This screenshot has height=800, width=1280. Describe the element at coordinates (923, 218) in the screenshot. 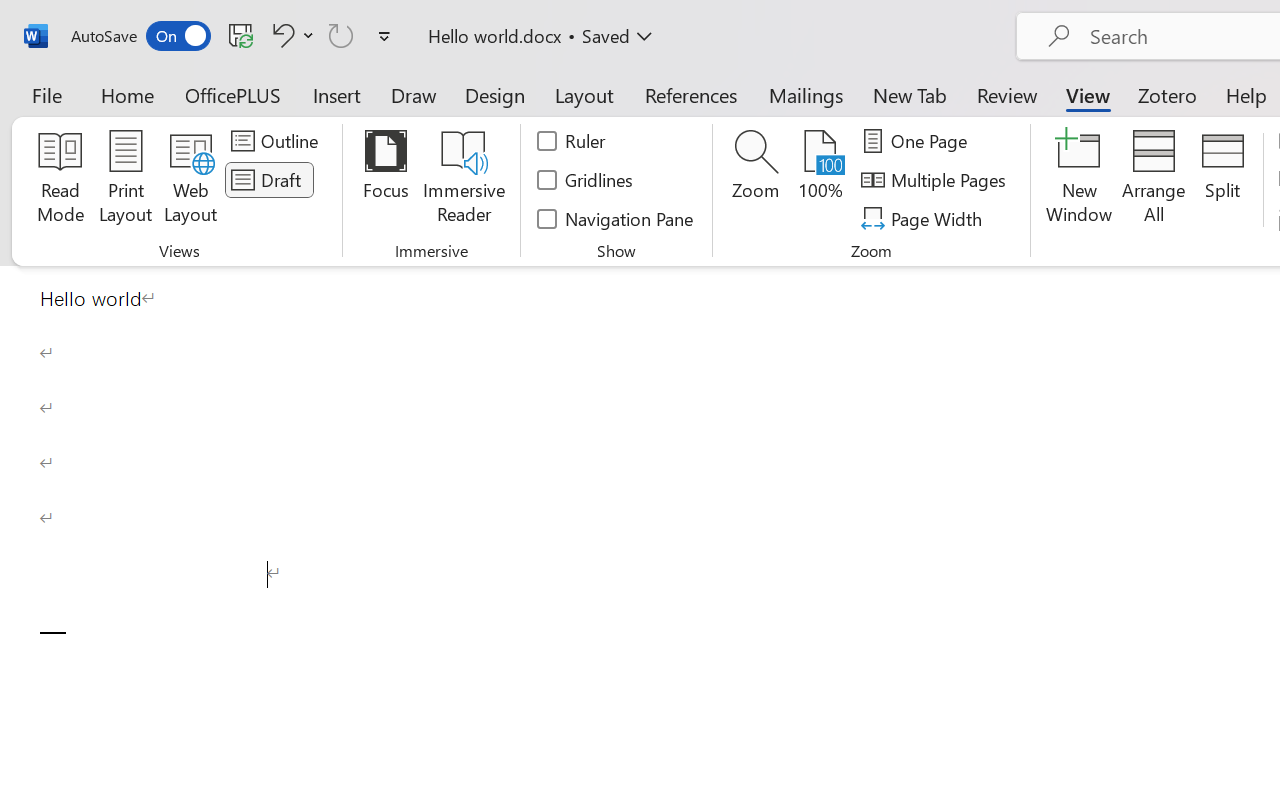

I see `'Page Width'` at that location.